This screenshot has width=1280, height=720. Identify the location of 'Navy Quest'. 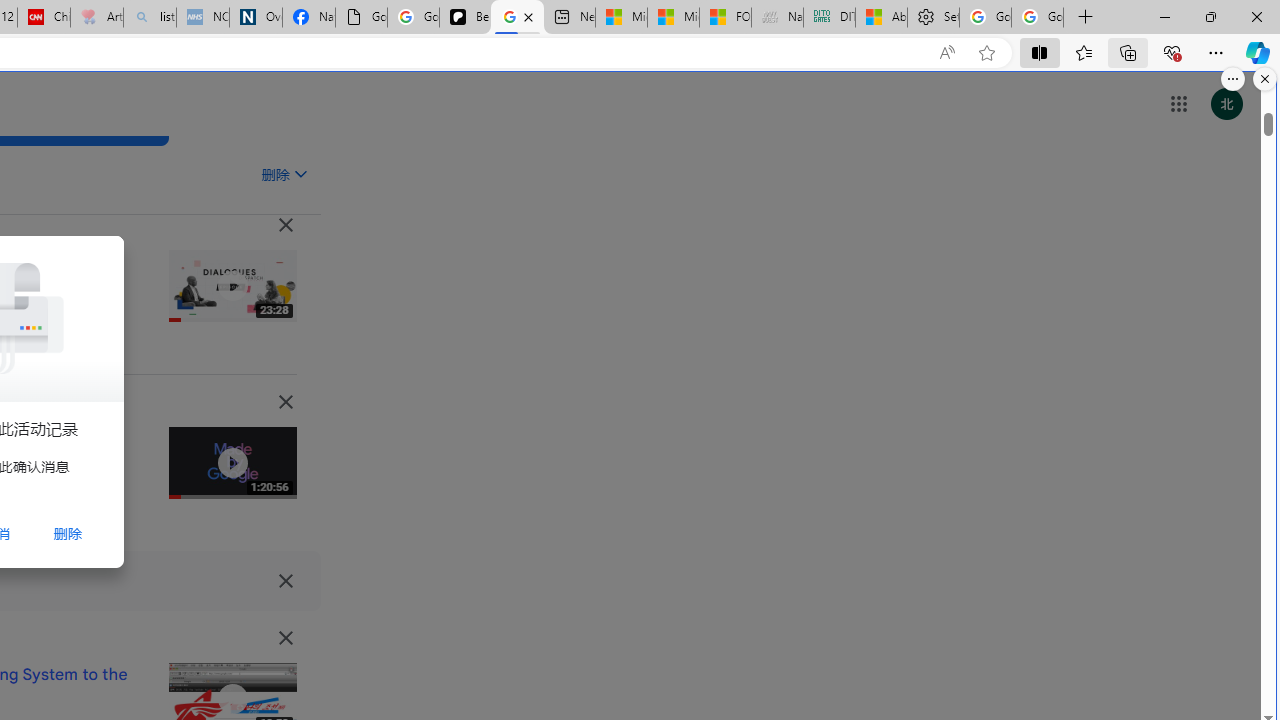
(775, 17).